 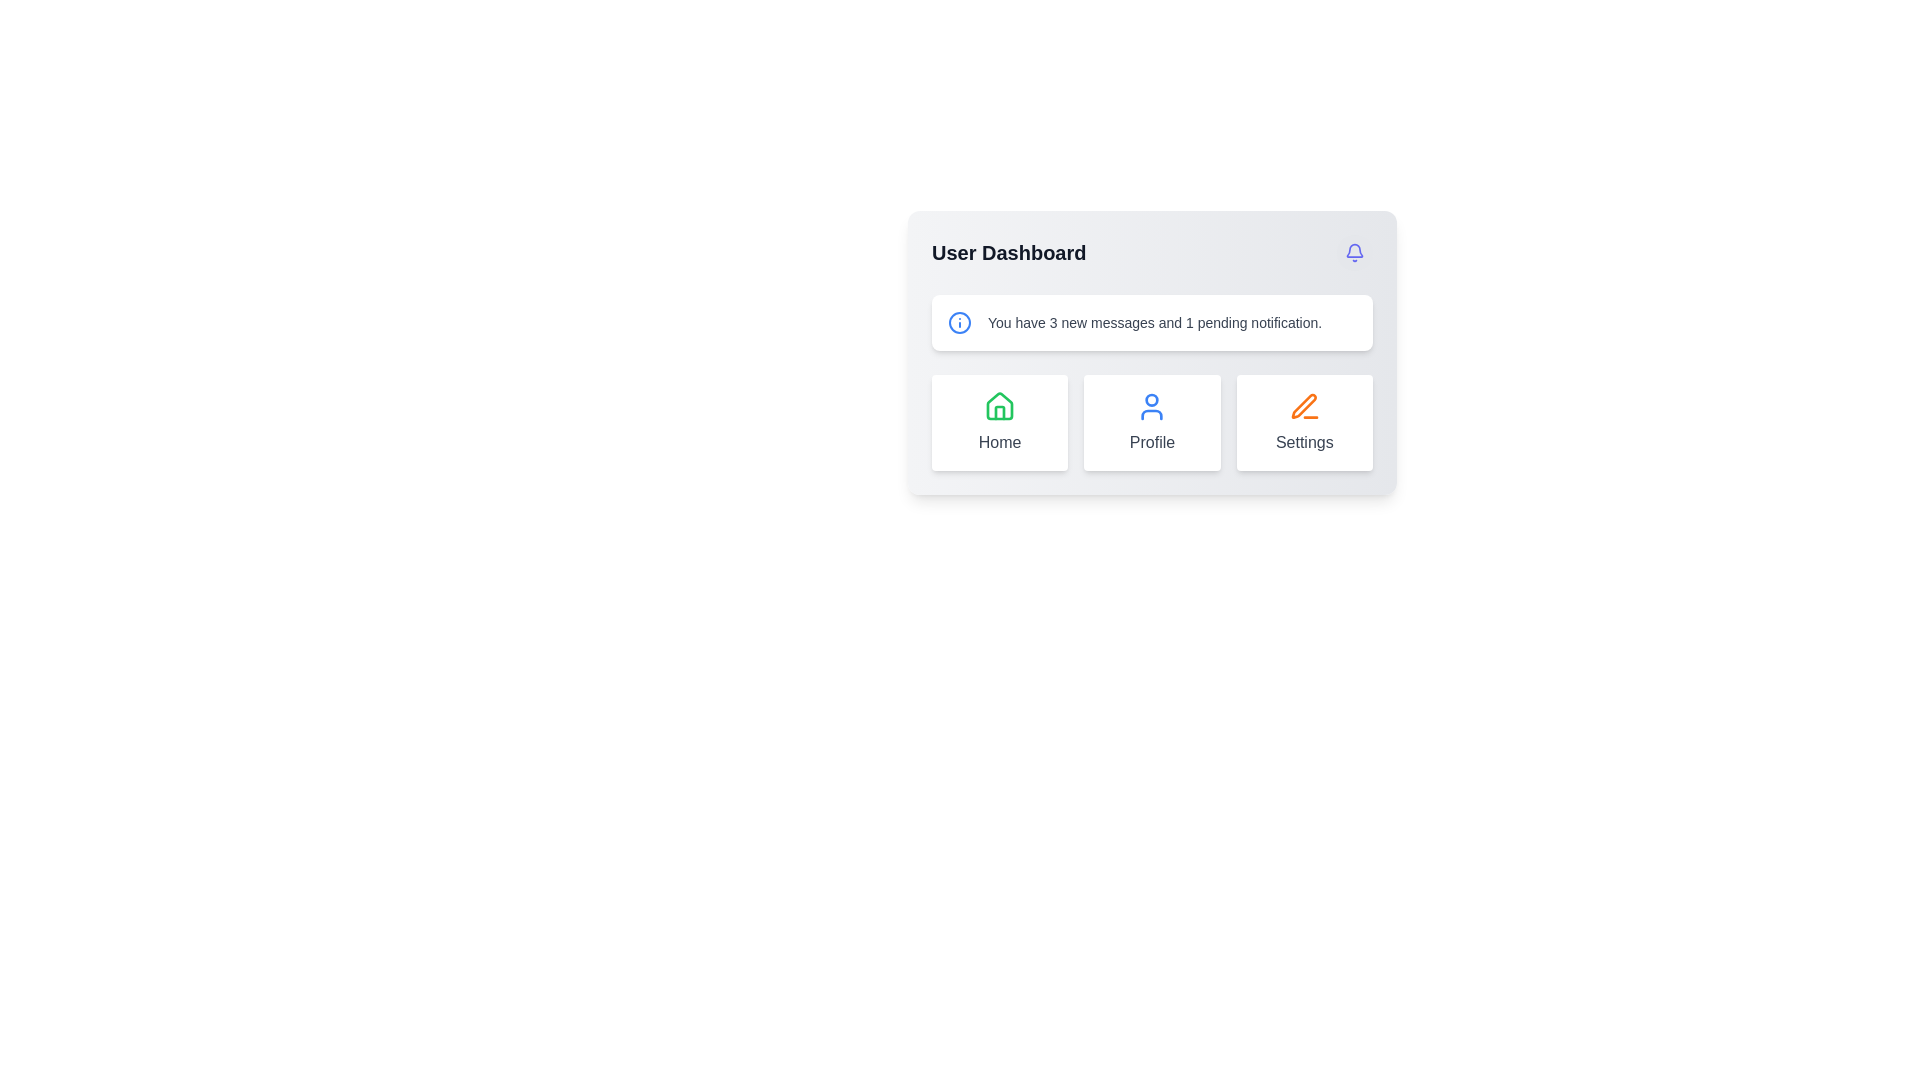 I want to click on the 'Profile' tile, which is the second tile in the grid section of the 'User Dashboard', featuring a blue icon and label, so click(x=1152, y=422).